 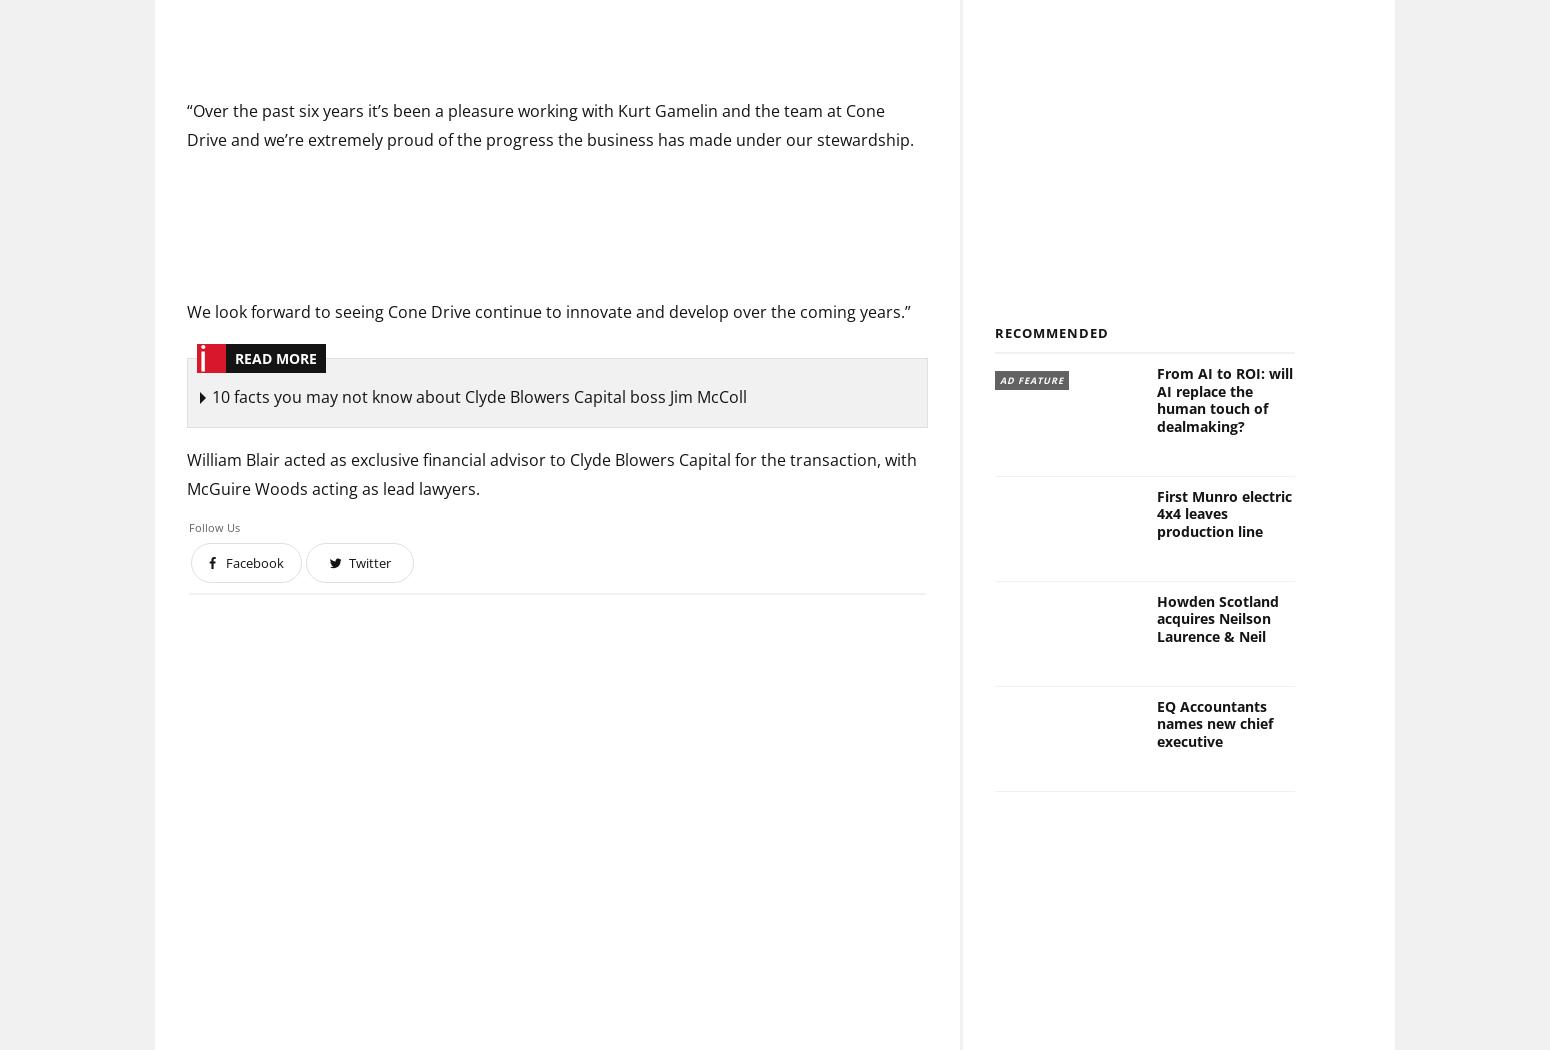 I want to click on 'William Blair acted as exclusive financial advisor to Clyde Blowers Capital for the transaction, with McGuire Woods acting as lead lawyers.', so click(x=551, y=474).